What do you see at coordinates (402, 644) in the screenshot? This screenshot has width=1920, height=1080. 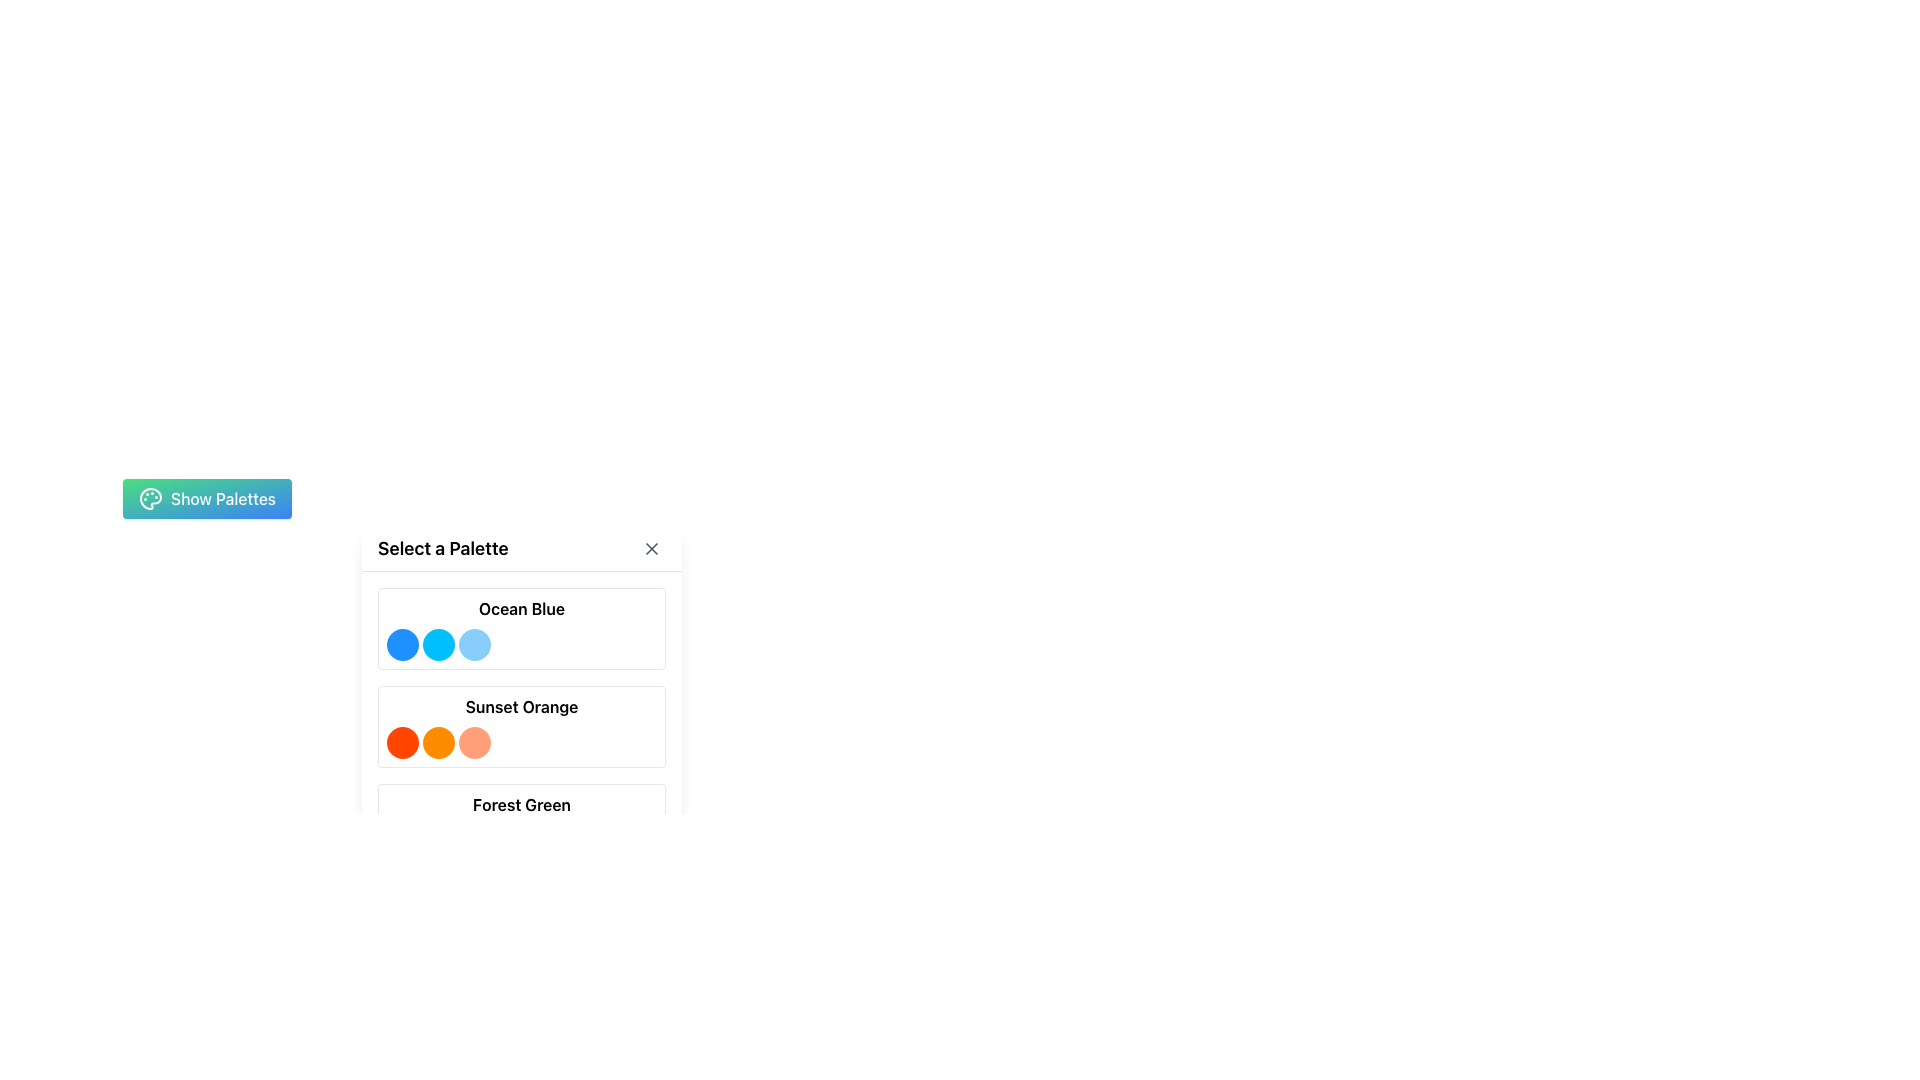 I see `the first circle in the 'Ocean Blue' palette option` at bounding box center [402, 644].